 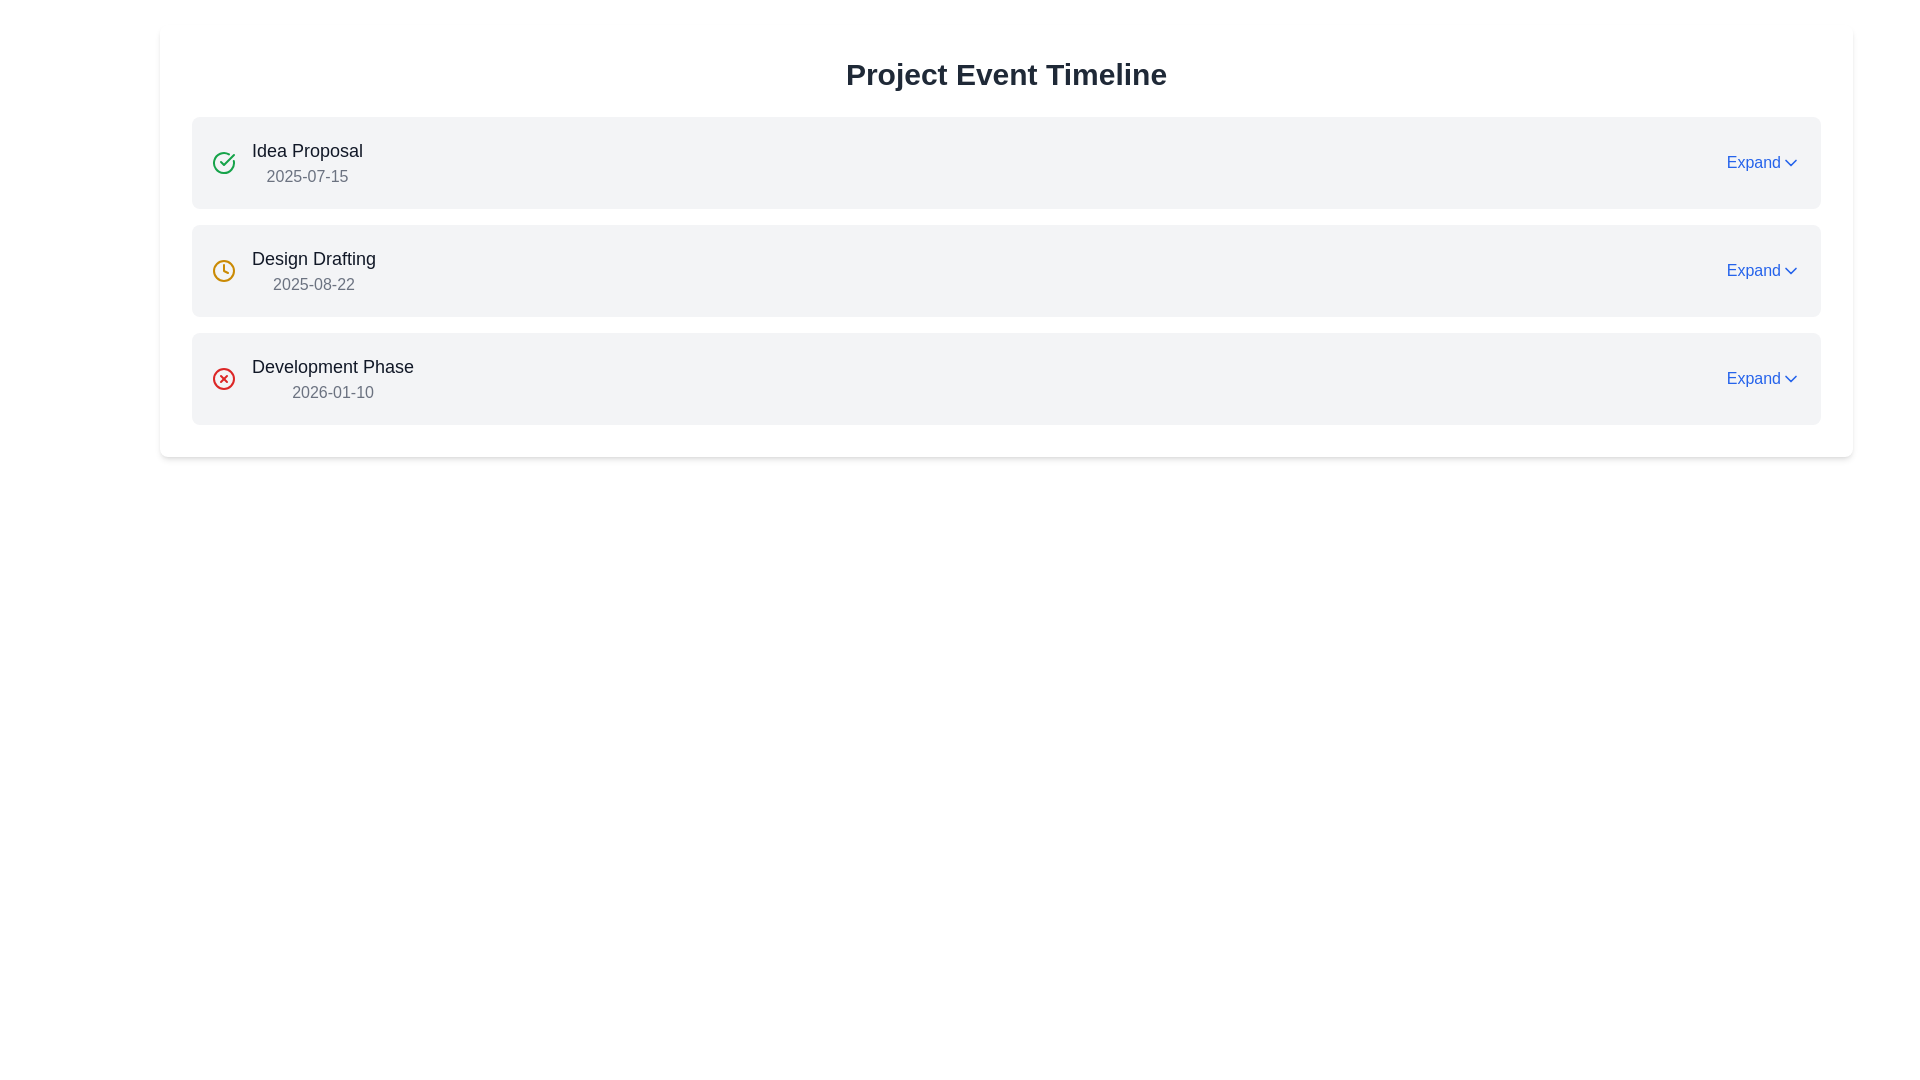 What do you see at coordinates (313, 270) in the screenshot?
I see `information displayed in the Text block that shows the event's title 'Design Drafting' and date '2025-08-22', which is located in the second row of the vertical list of events` at bounding box center [313, 270].